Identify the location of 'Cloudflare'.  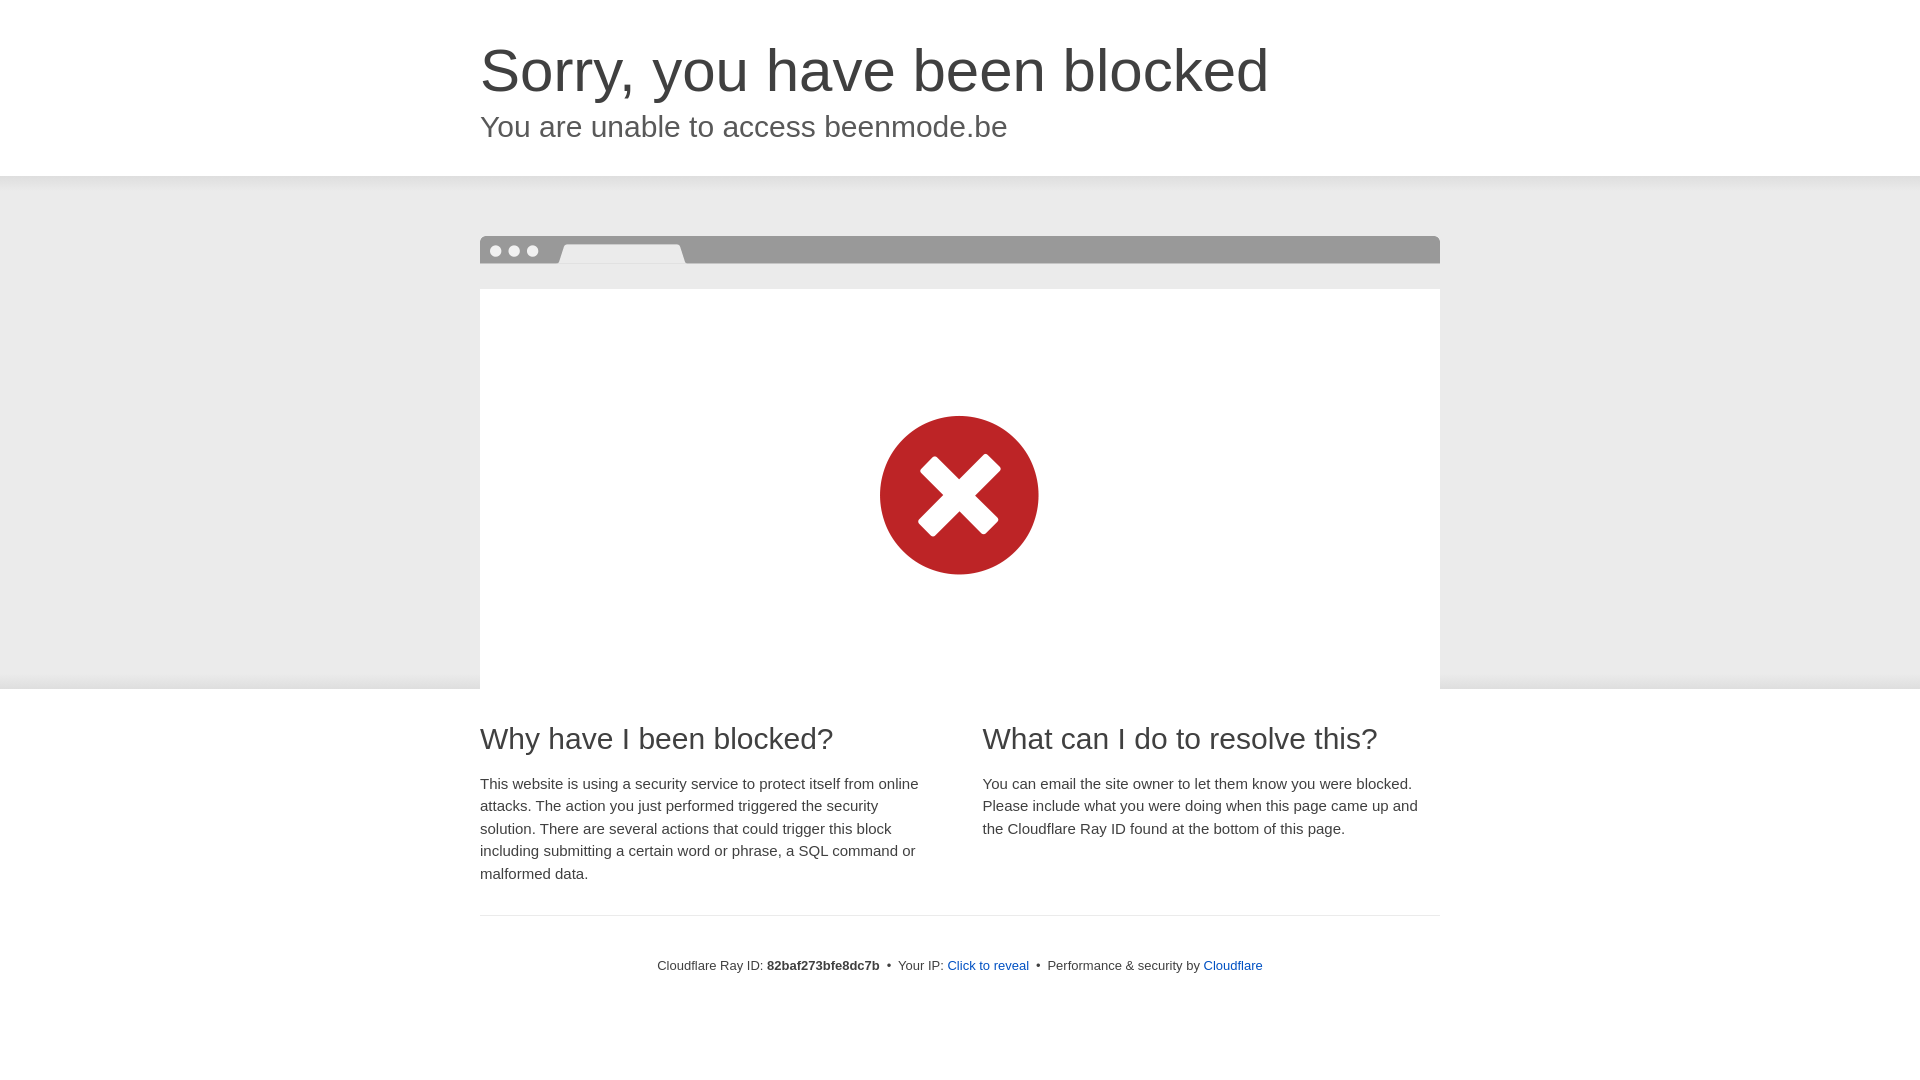
(1232, 964).